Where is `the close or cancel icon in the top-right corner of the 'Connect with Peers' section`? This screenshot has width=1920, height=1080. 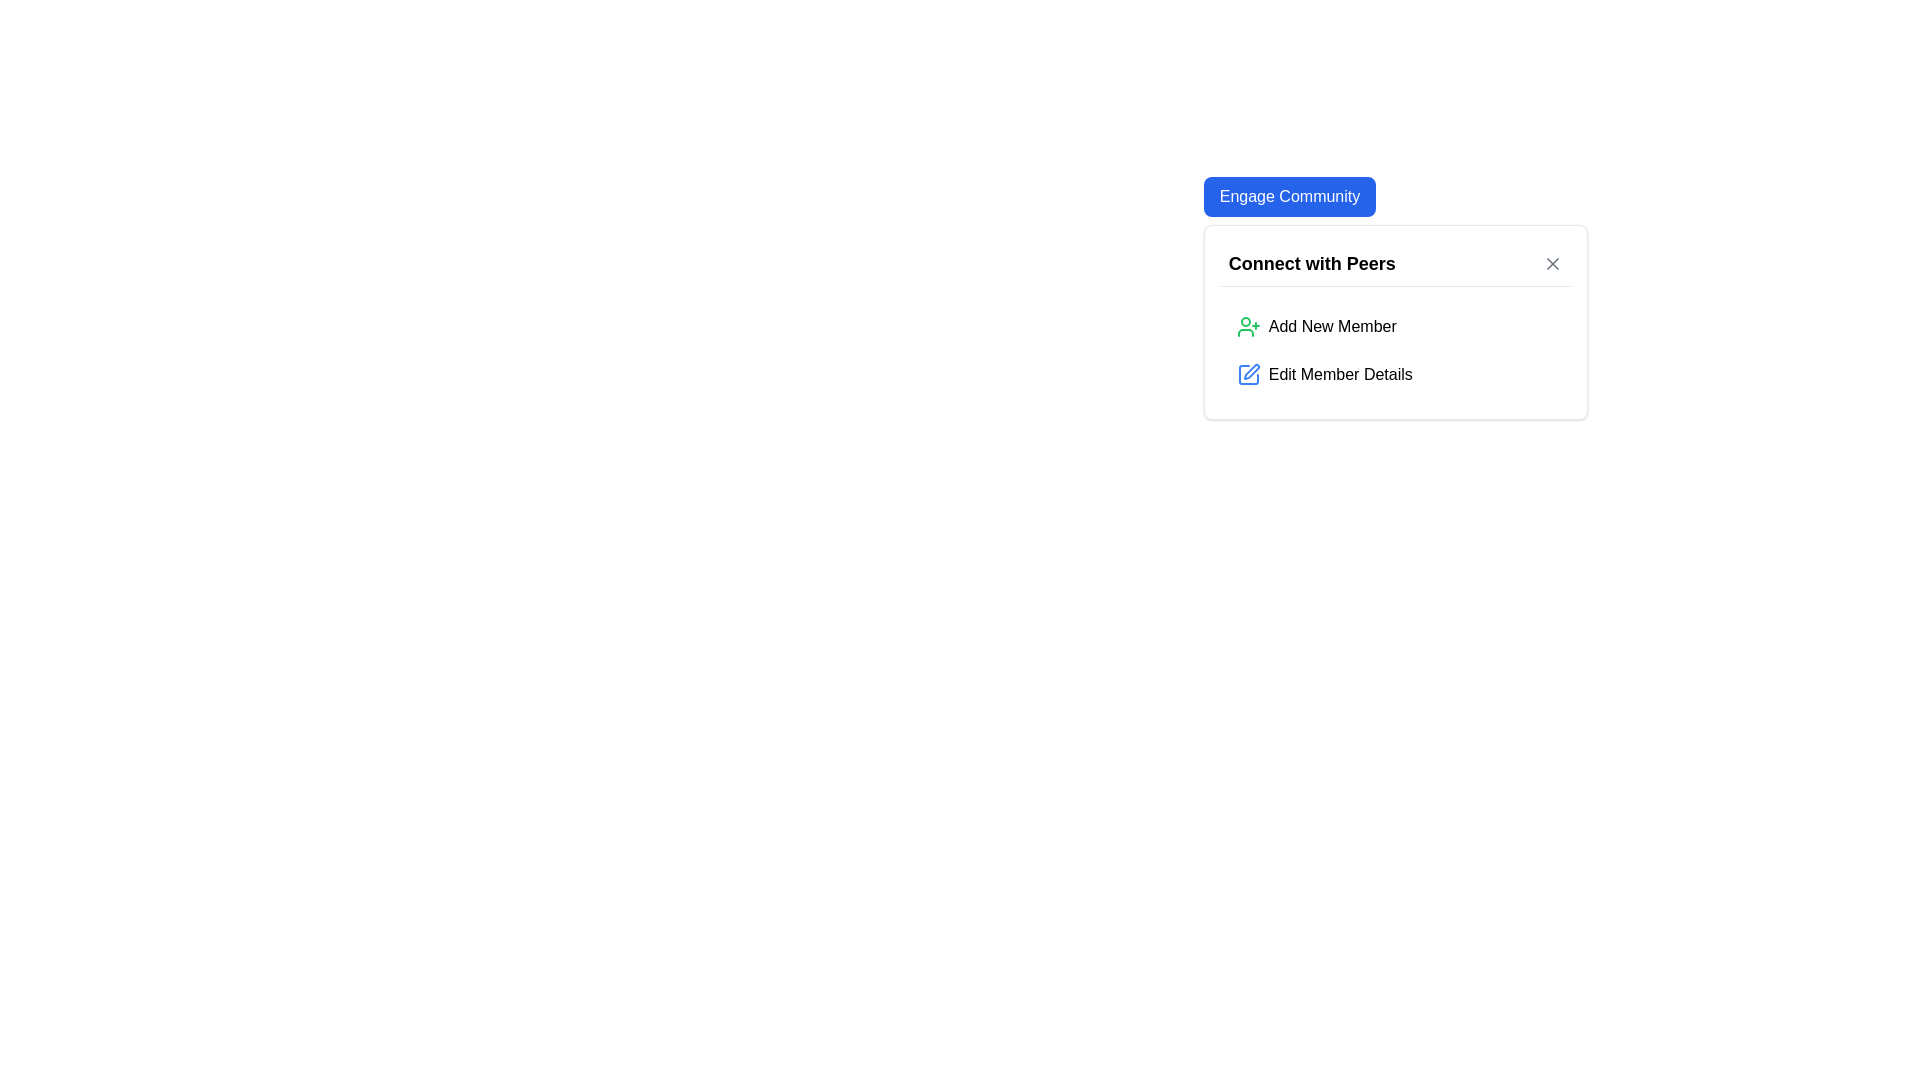
the close or cancel icon in the top-right corner of the 'Connect with Peers' section is located at coordinates (1551, 262).